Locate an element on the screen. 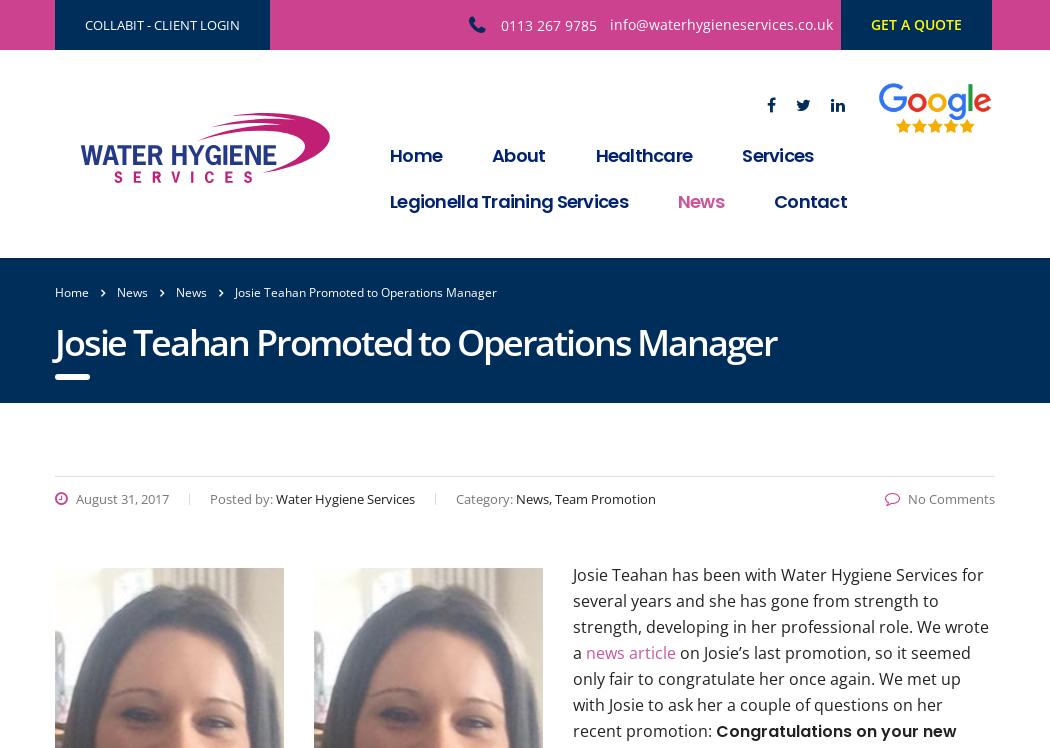 This screenshot has height=748, width=1050. 'info@waterhygieneservices.co.uk' is located at coordinates (720, 24).